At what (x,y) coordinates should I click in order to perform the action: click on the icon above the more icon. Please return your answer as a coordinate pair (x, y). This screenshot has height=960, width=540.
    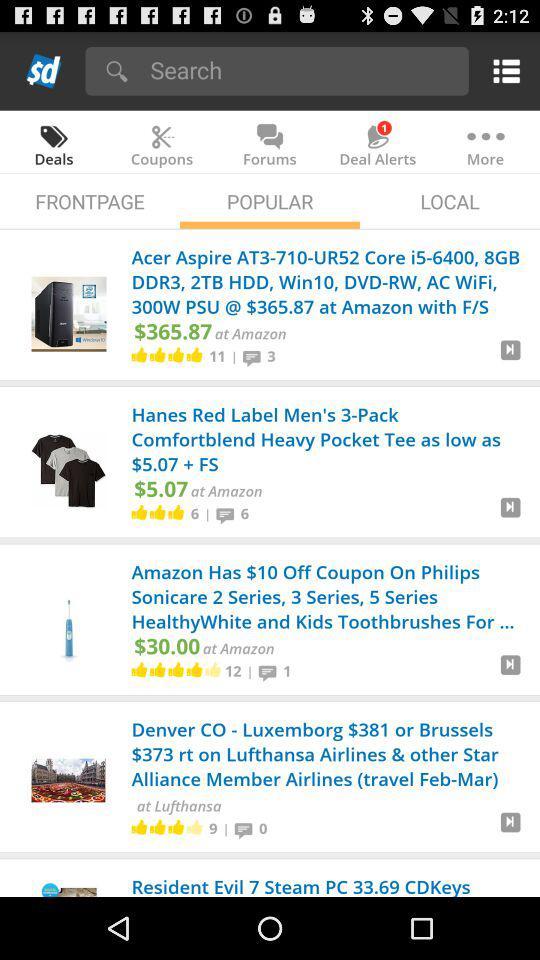
    Looking at the image, I should click on (502, 70).